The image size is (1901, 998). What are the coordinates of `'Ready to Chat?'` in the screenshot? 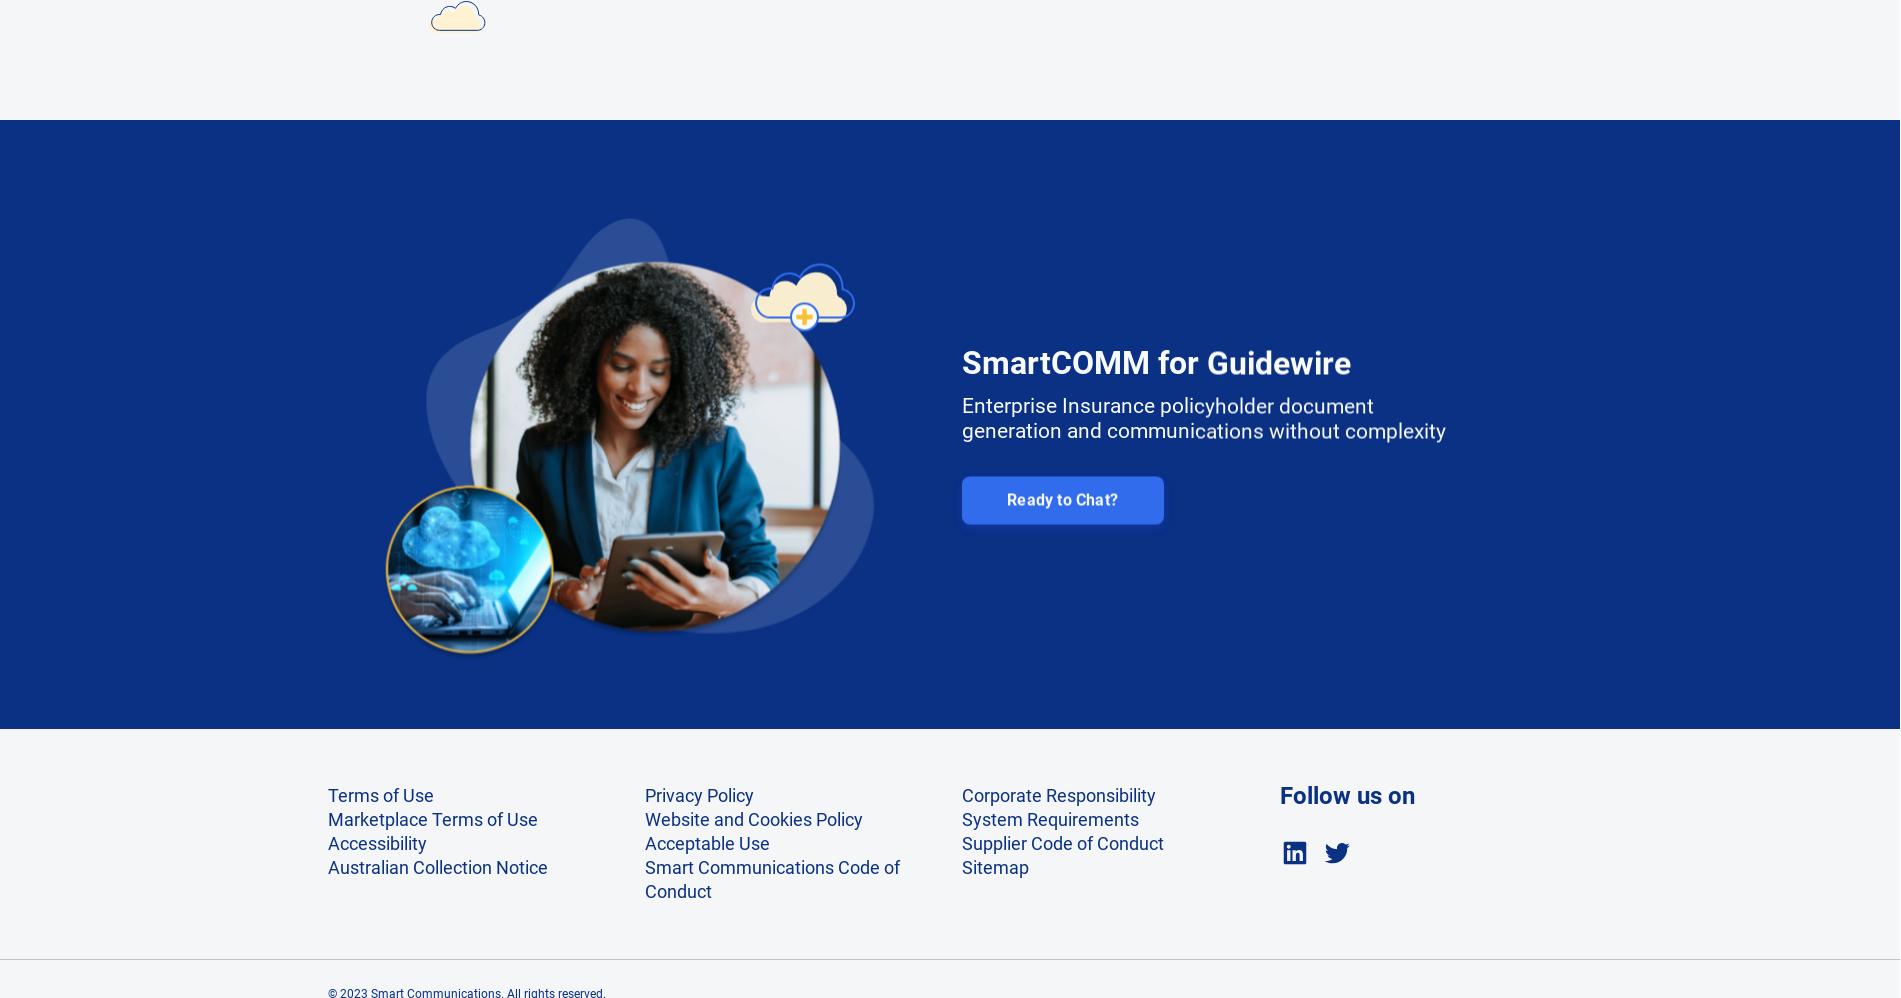 It's located at (1061, 486).